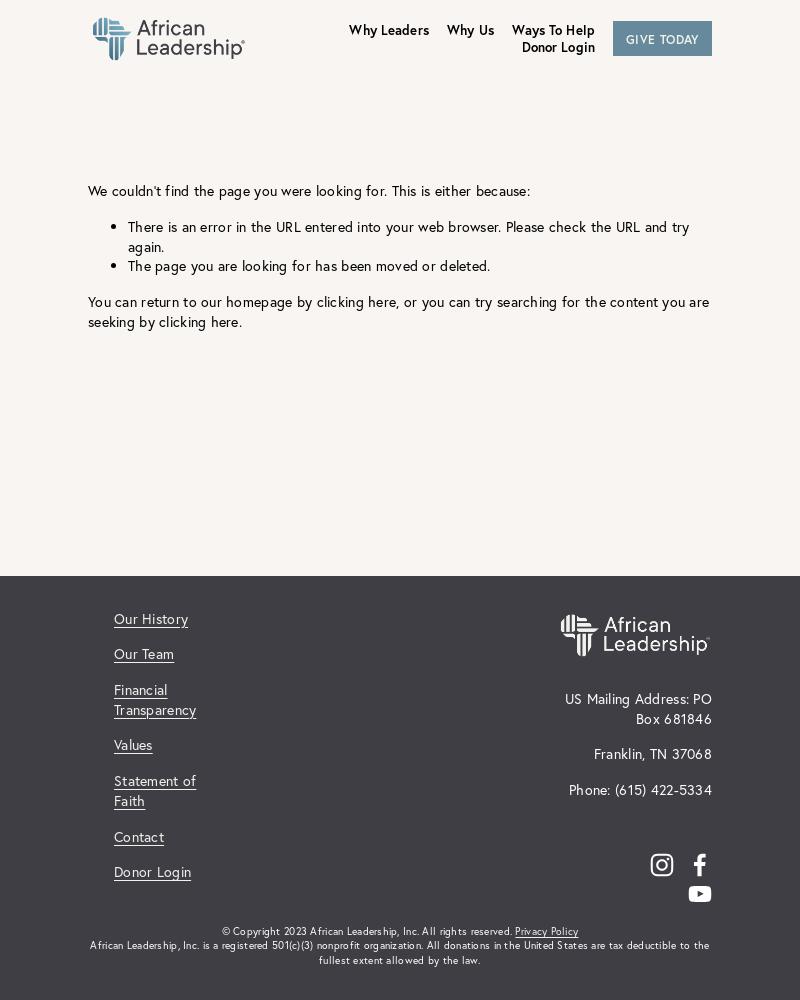 The height and width of the screenshot is (1000, 800). I want to click on 'You can return to our homepage by', so click(202, 300).